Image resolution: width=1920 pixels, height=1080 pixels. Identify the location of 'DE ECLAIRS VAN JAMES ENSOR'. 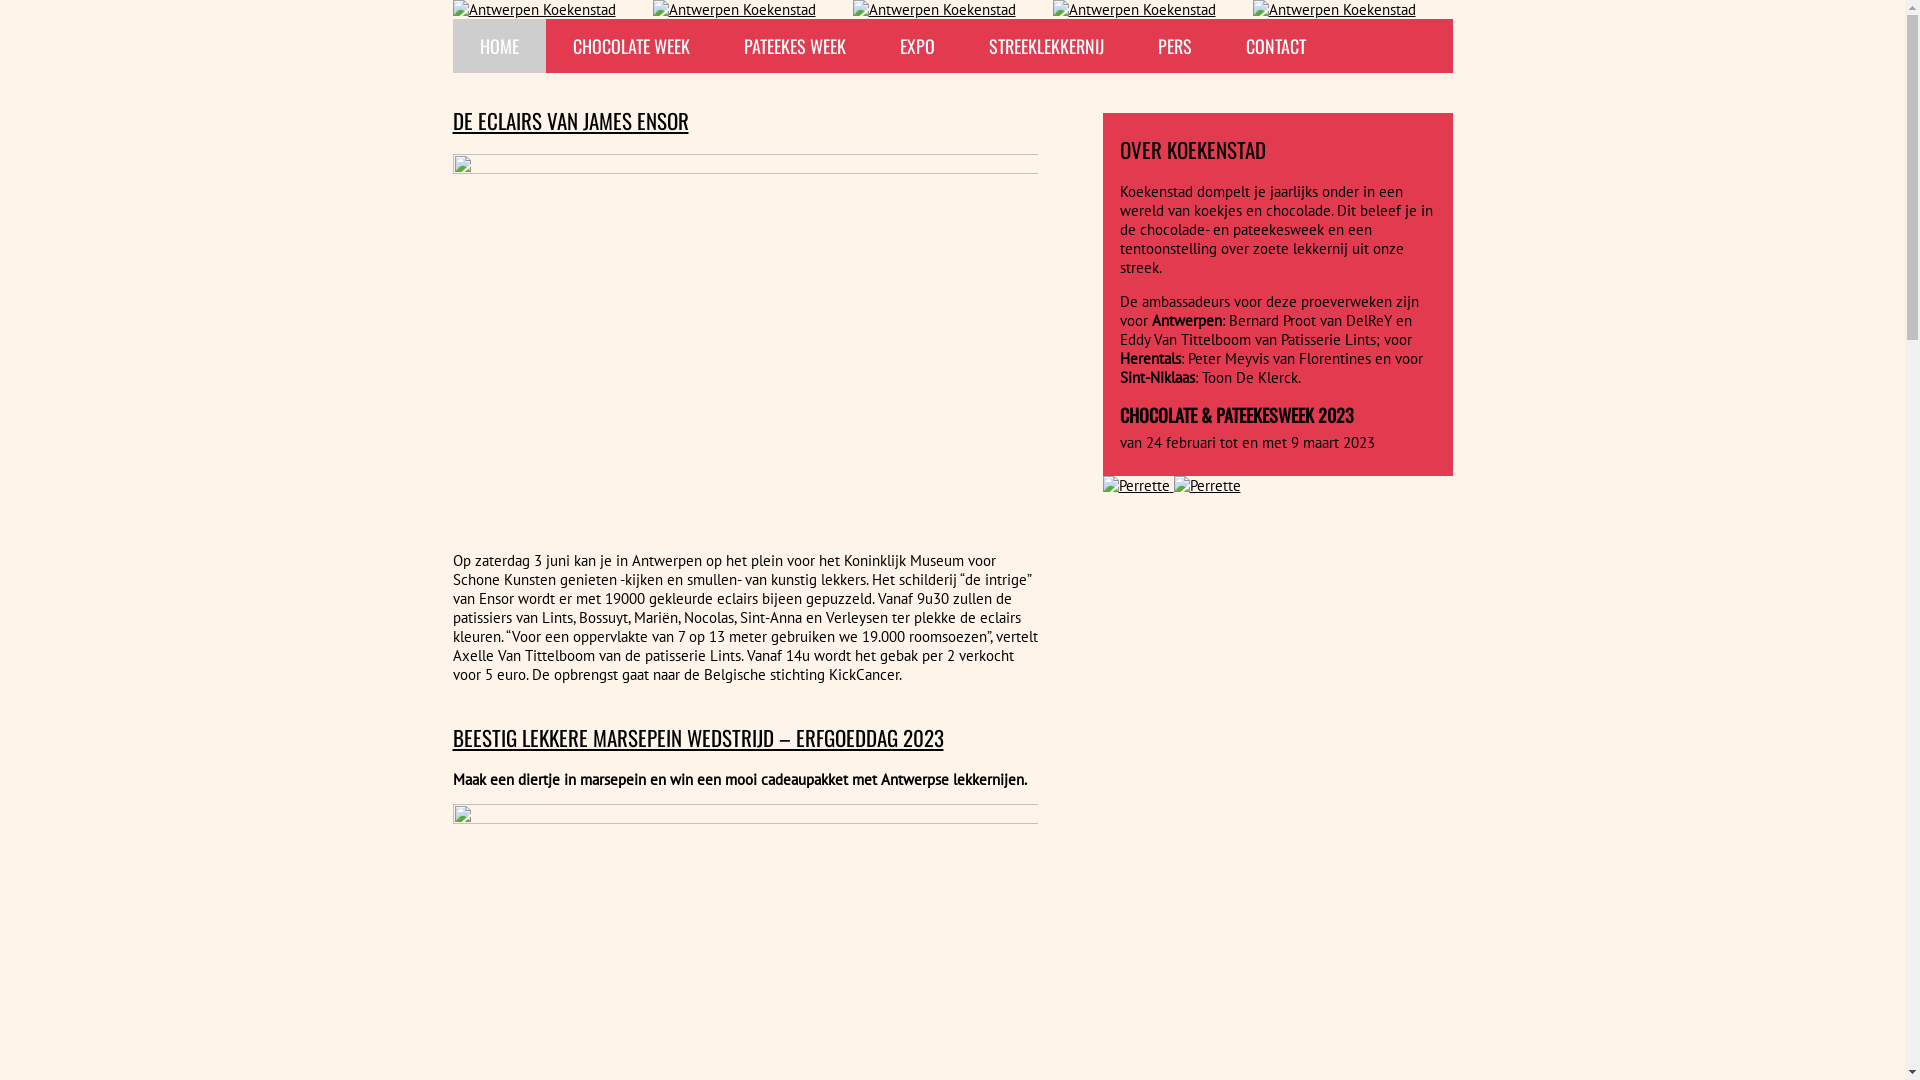
(569, 120).